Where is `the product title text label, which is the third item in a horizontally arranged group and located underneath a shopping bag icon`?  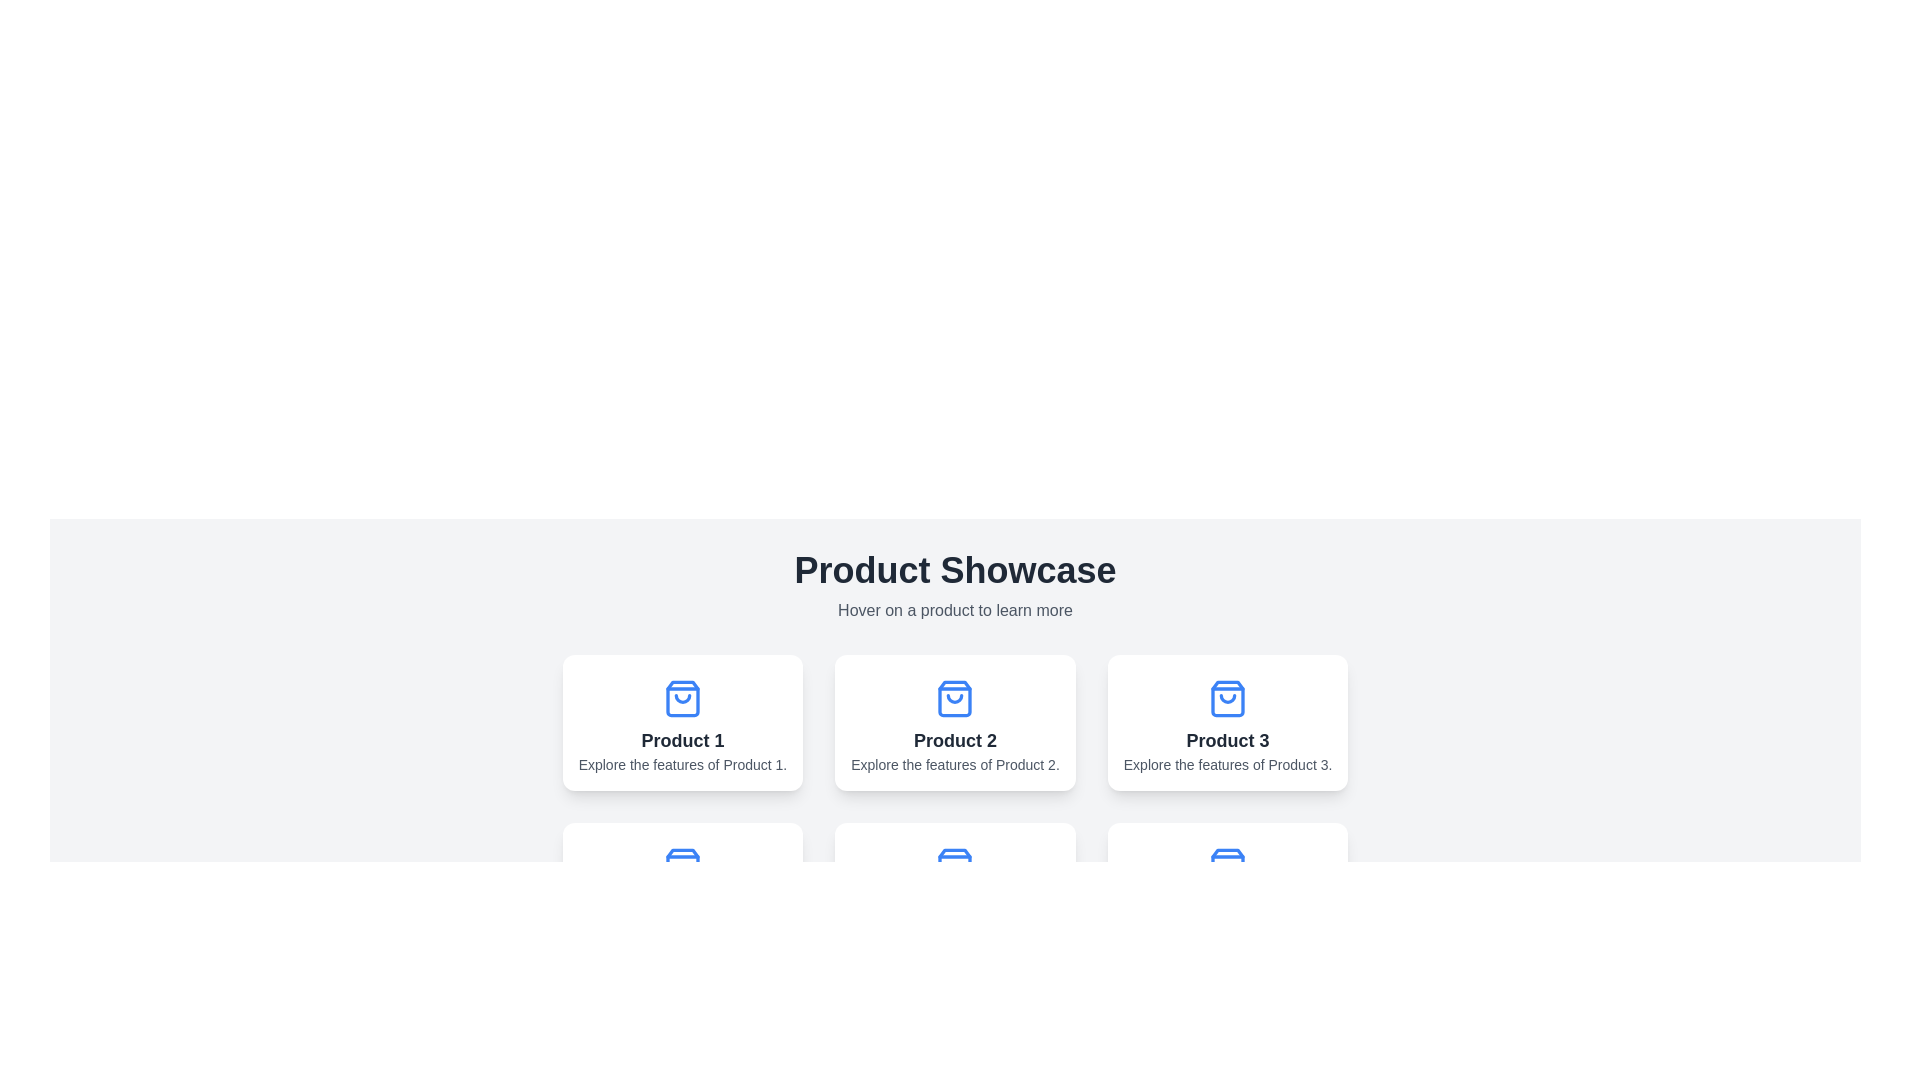 the product title text label, which is the third item in a horizontally arranged group and located underneath a shopping bag icon is located at coordinates (1227, 740).